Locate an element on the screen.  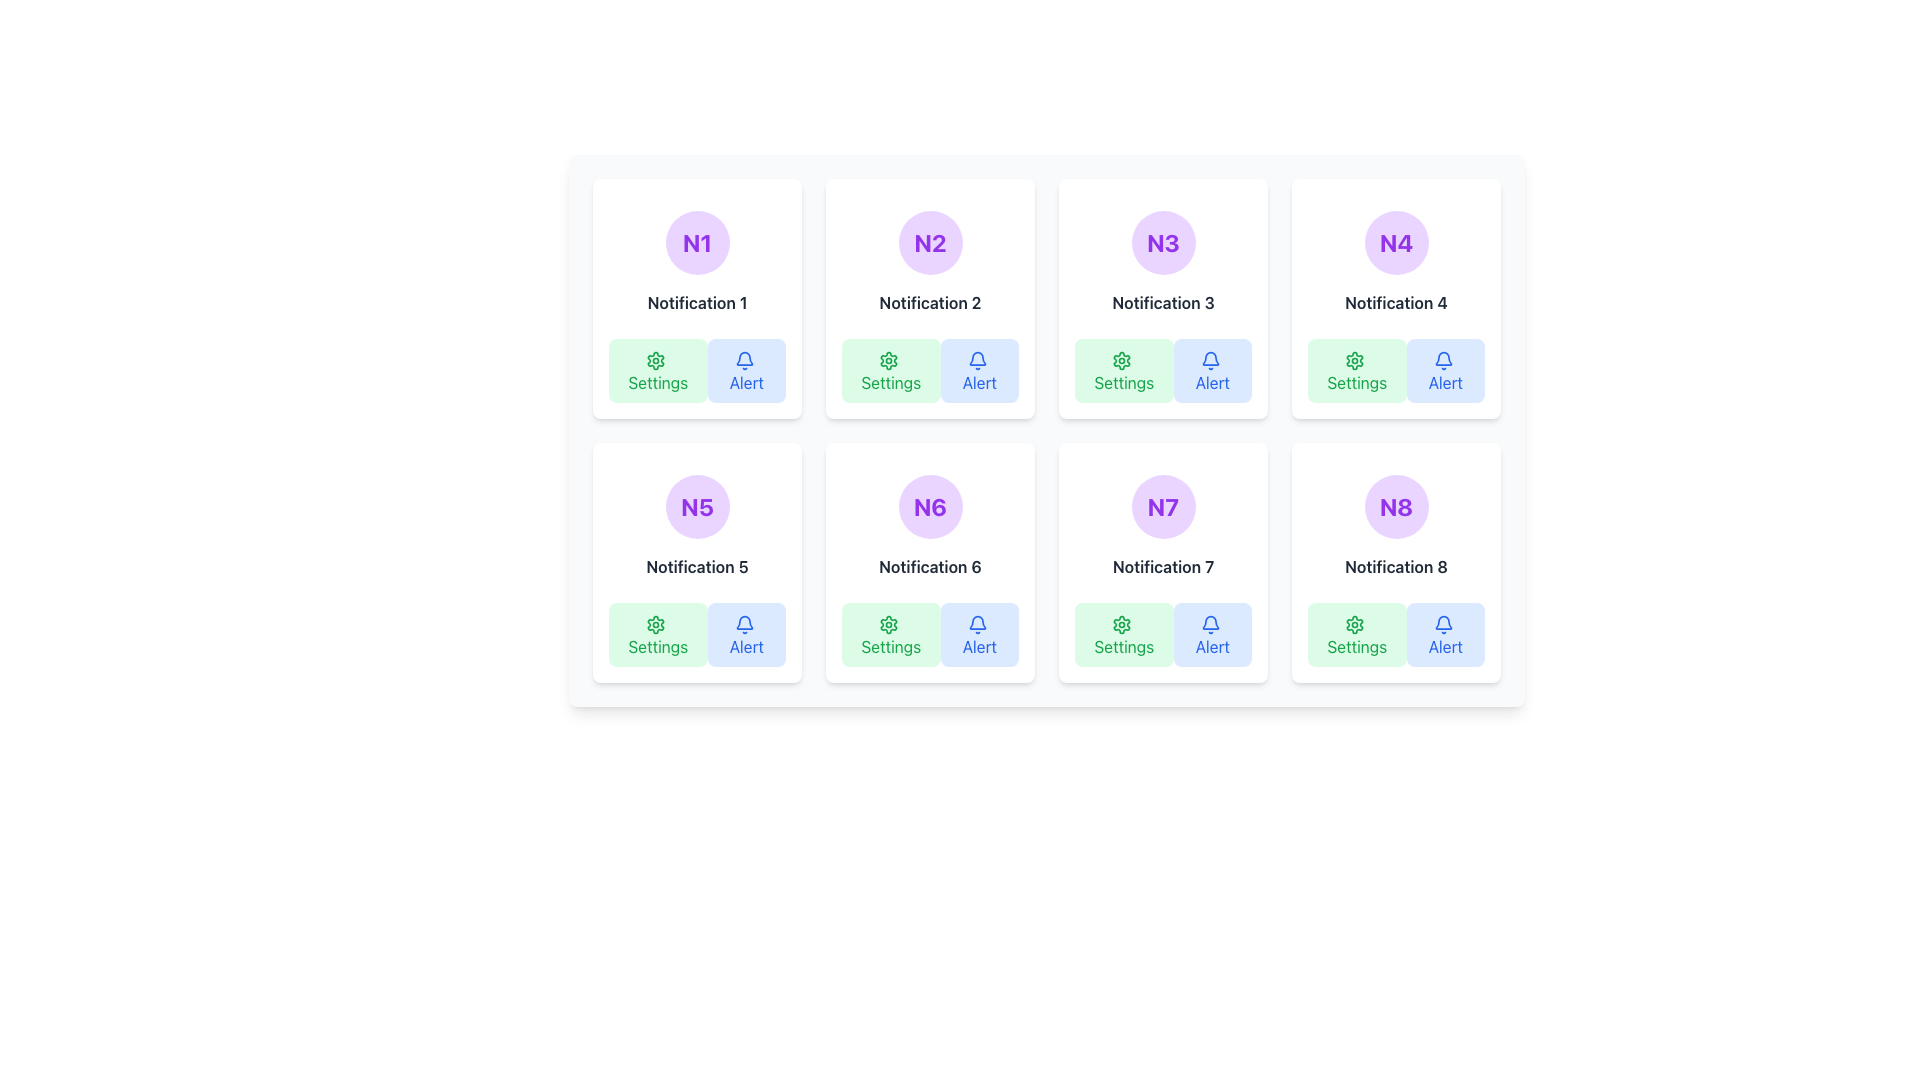
the 'Alert' button with a rounded blue background is located at coordinates (1211, 370).